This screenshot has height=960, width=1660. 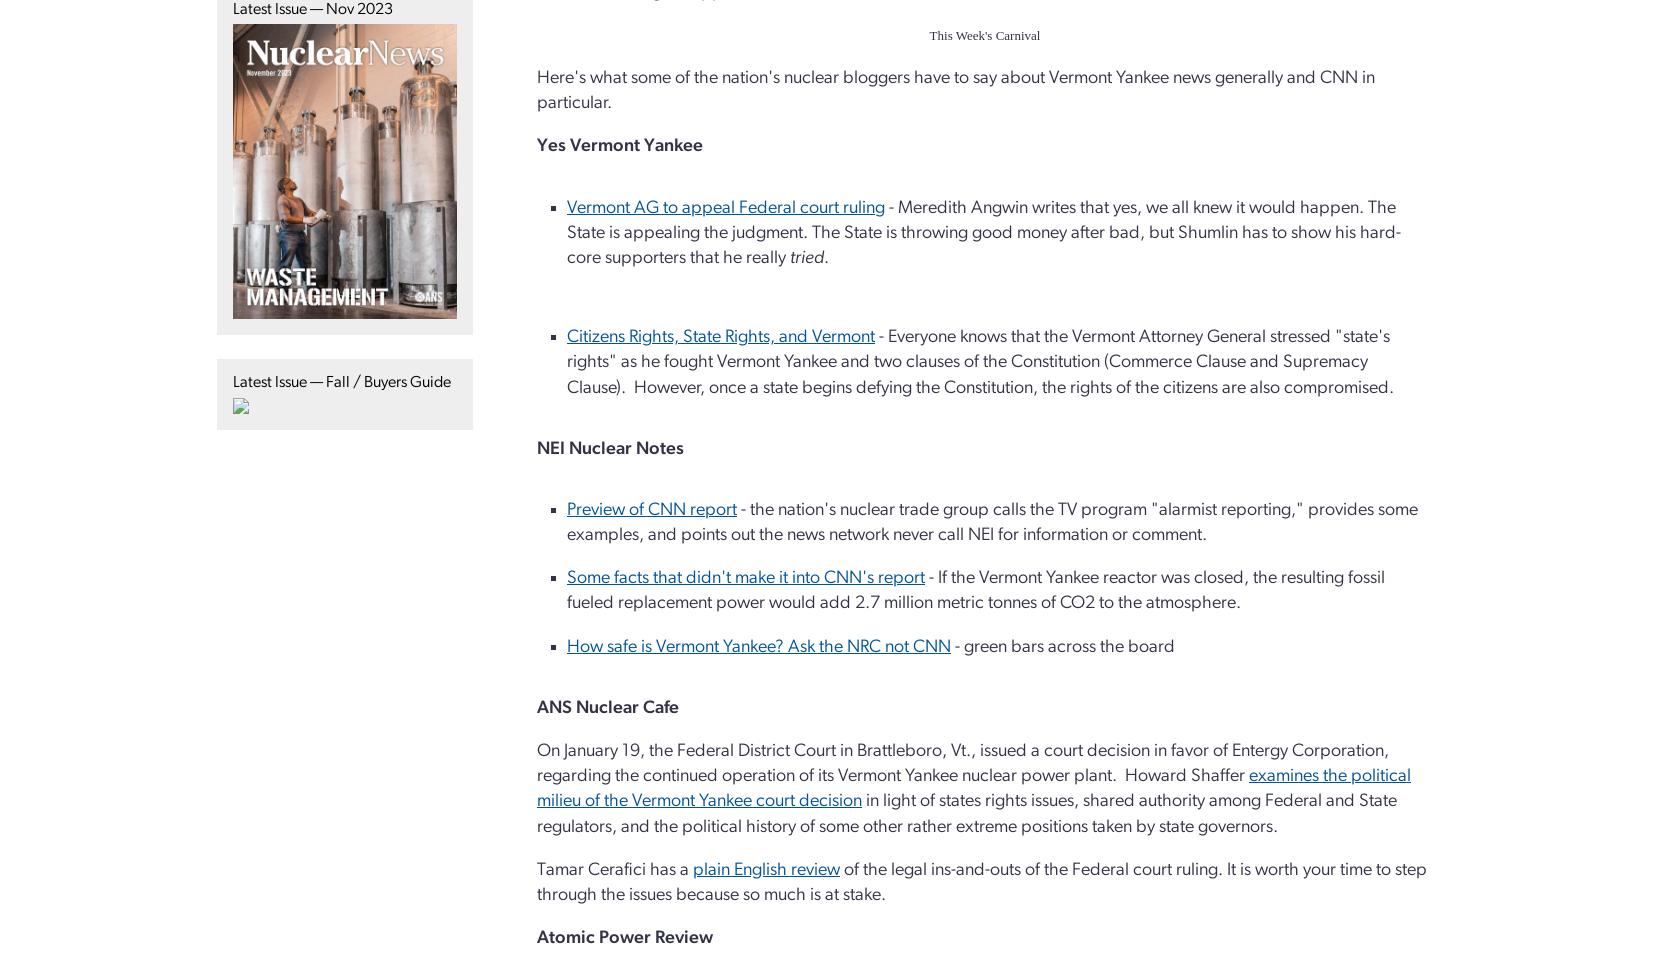 I want to click on 'Latest Issue — Fall / Buyers Guide', so click(x=341, y=382).